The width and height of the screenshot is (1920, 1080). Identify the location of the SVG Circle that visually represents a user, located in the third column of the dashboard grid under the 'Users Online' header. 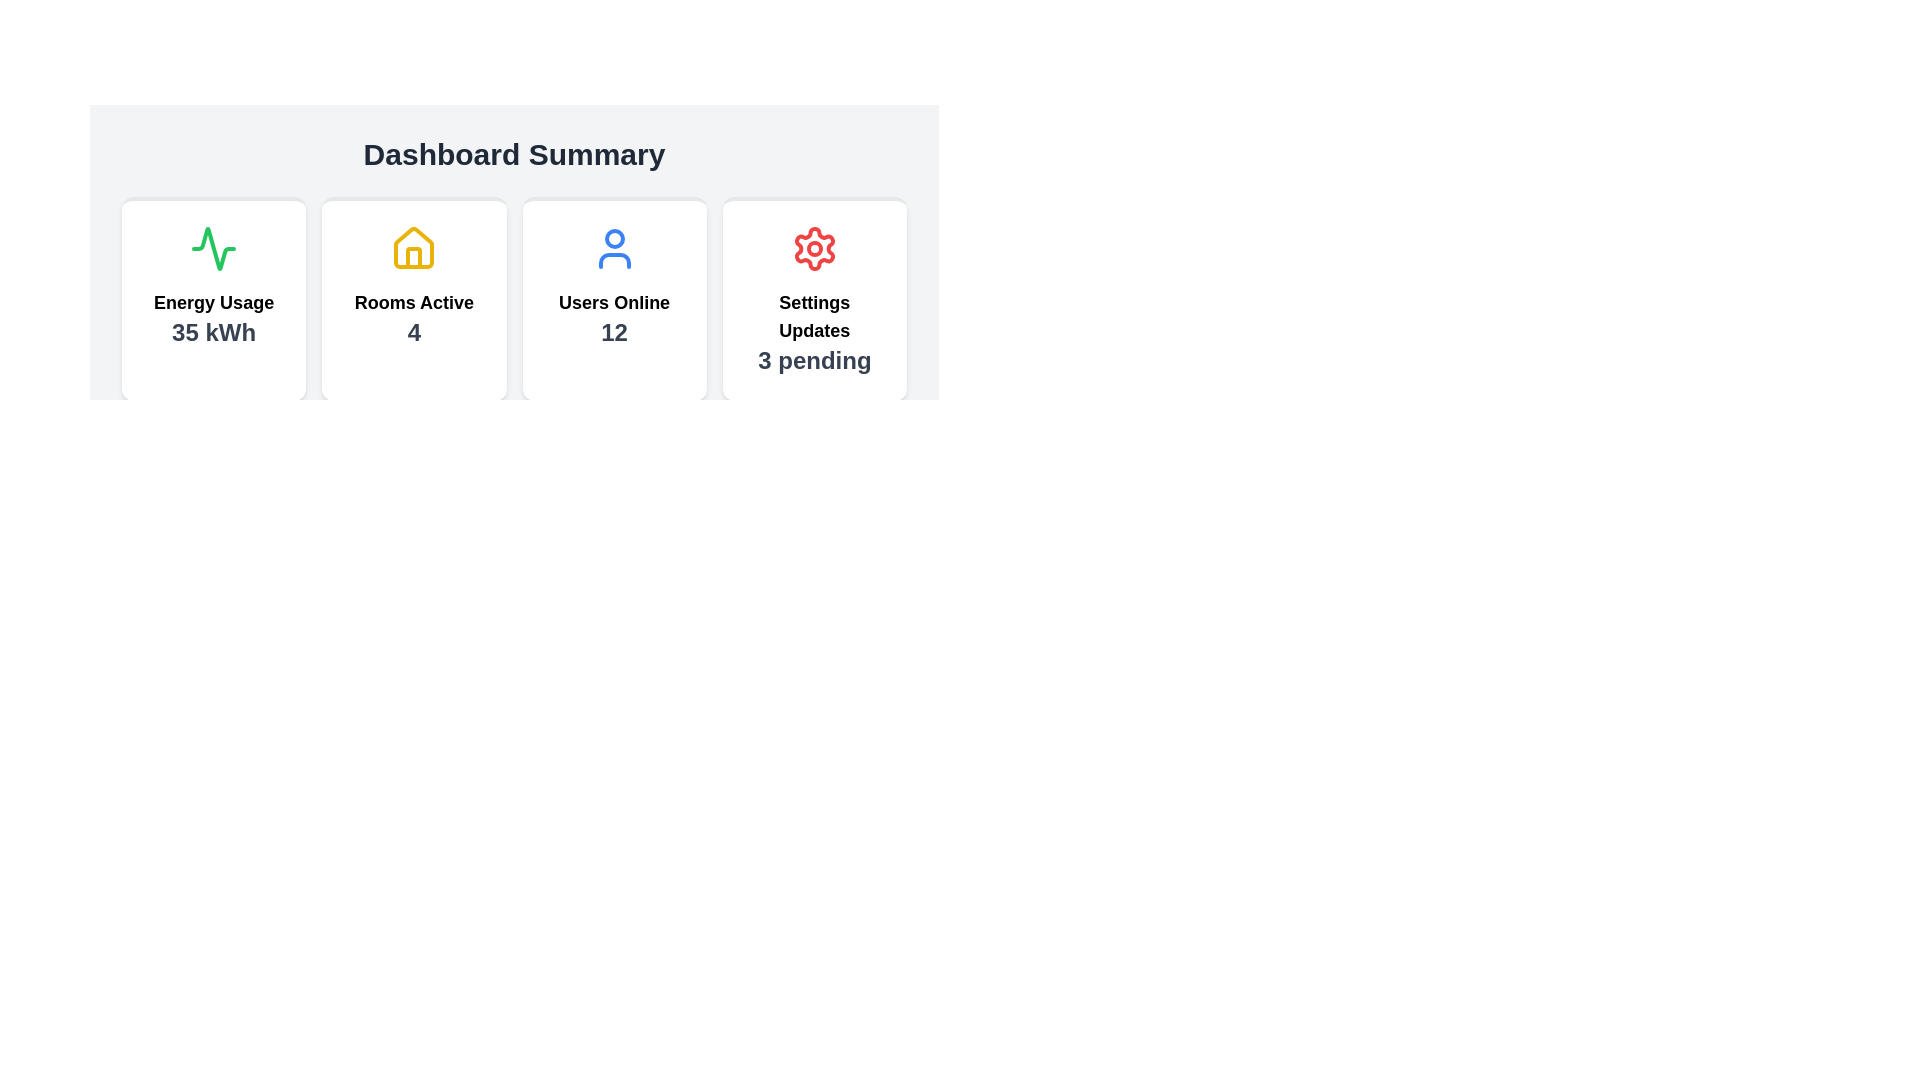
(613, 238).